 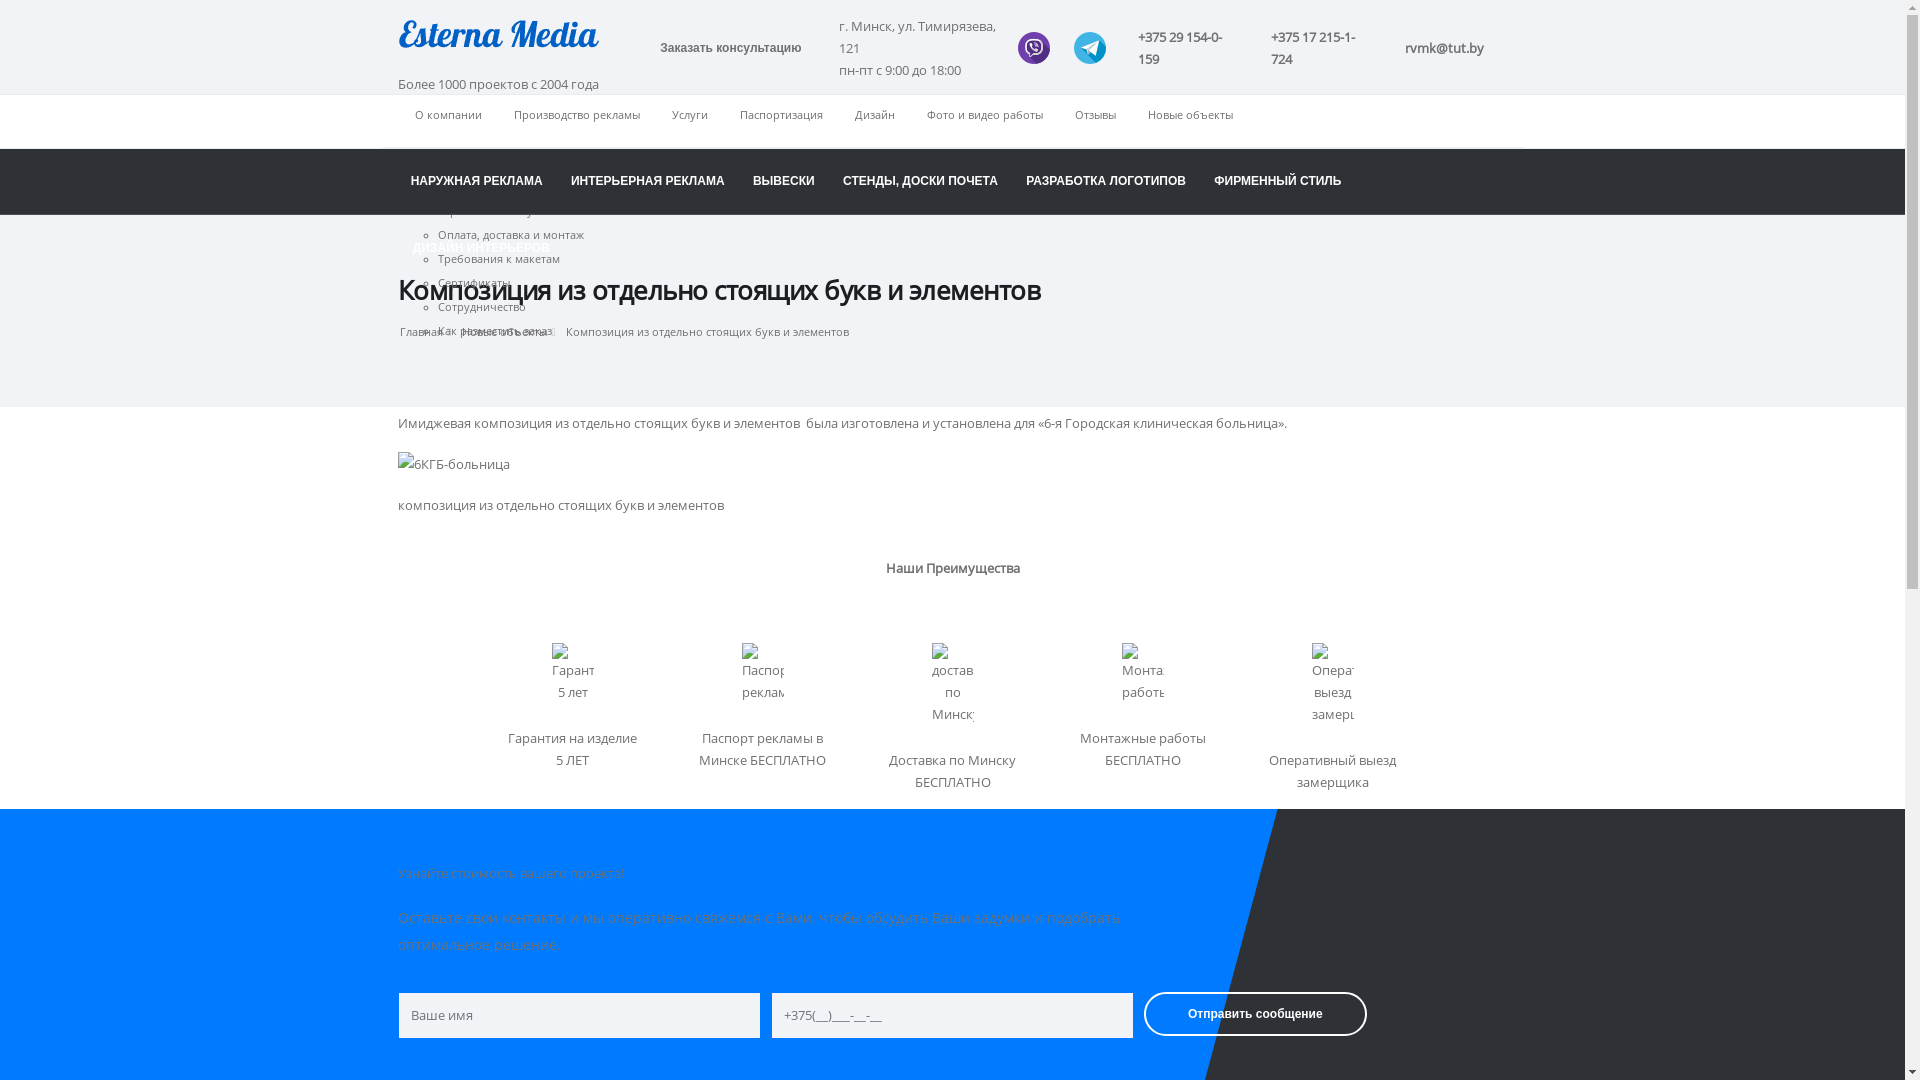 What do you see at coordinates (1321, 46) in the screenshot?
I see `'+375 17 215-1-724'` at bounding box center [1321, 46].